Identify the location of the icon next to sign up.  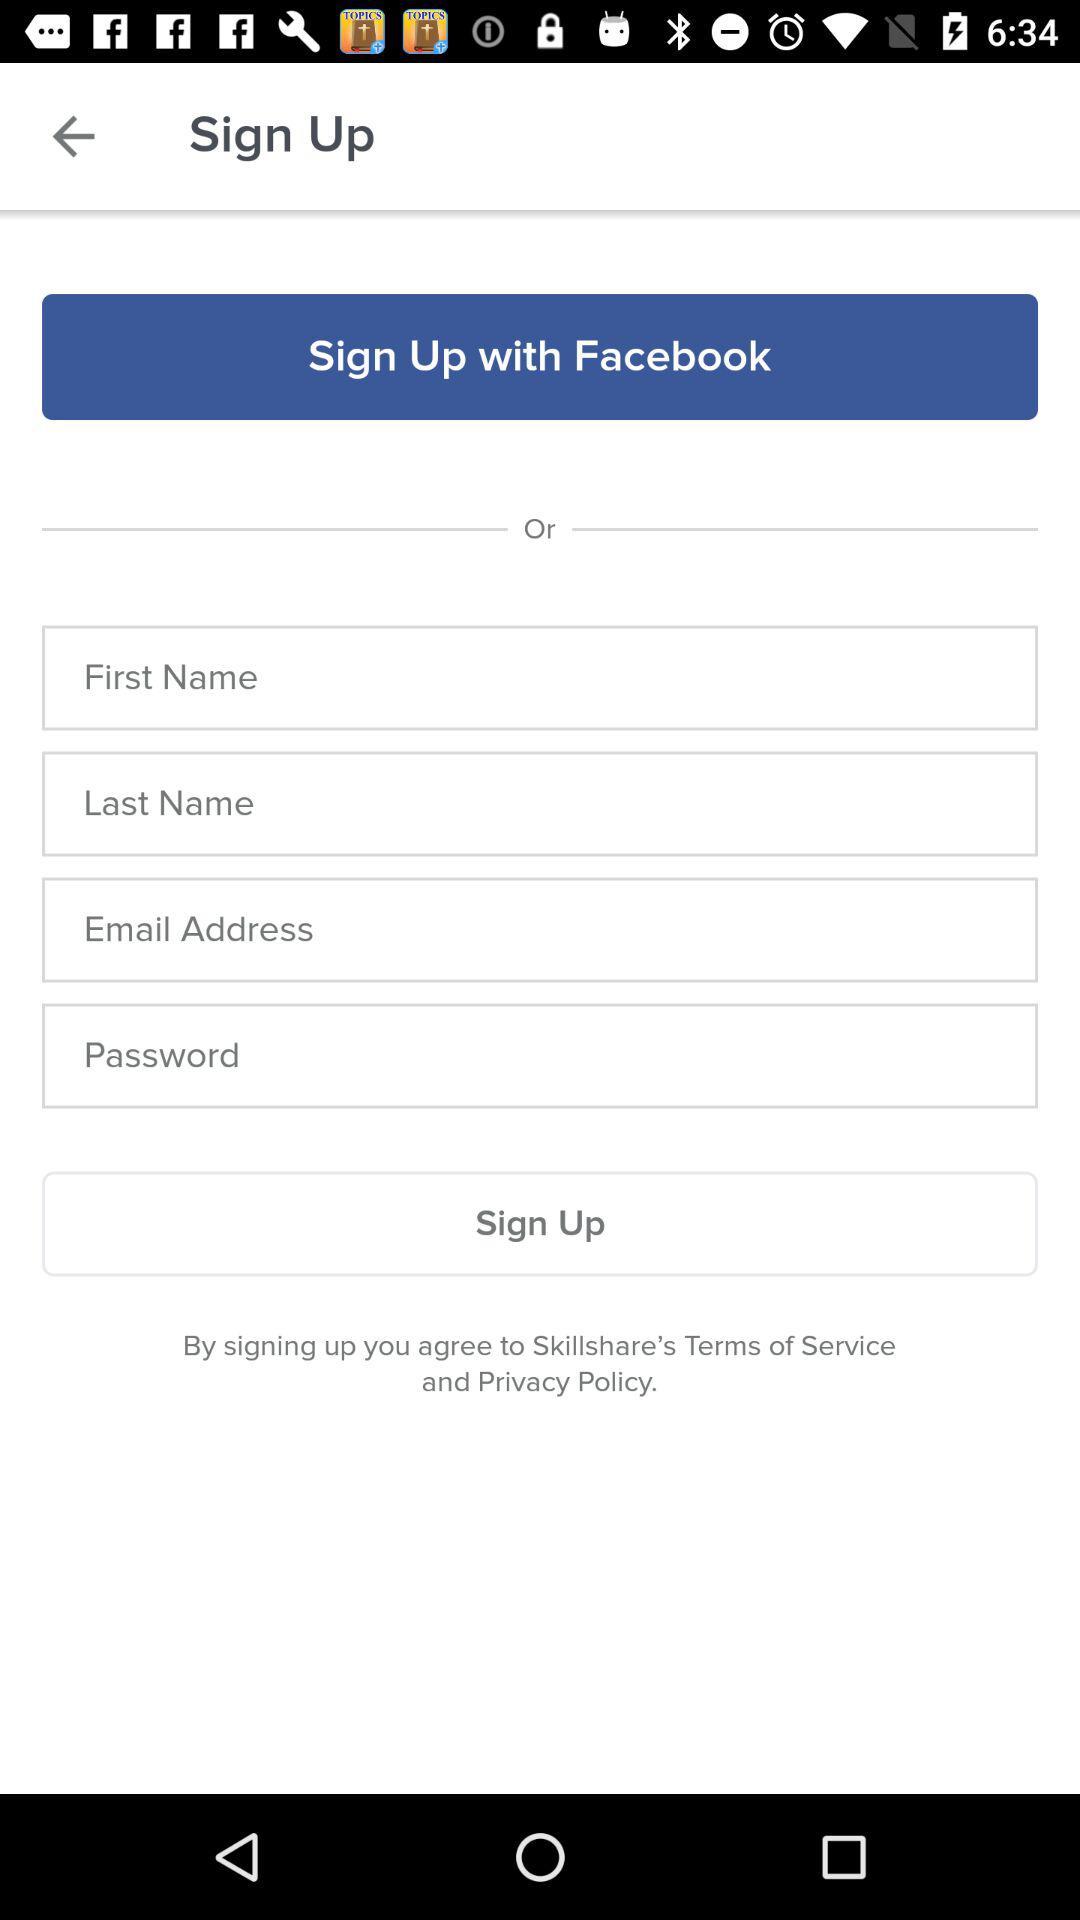
(72, 135).